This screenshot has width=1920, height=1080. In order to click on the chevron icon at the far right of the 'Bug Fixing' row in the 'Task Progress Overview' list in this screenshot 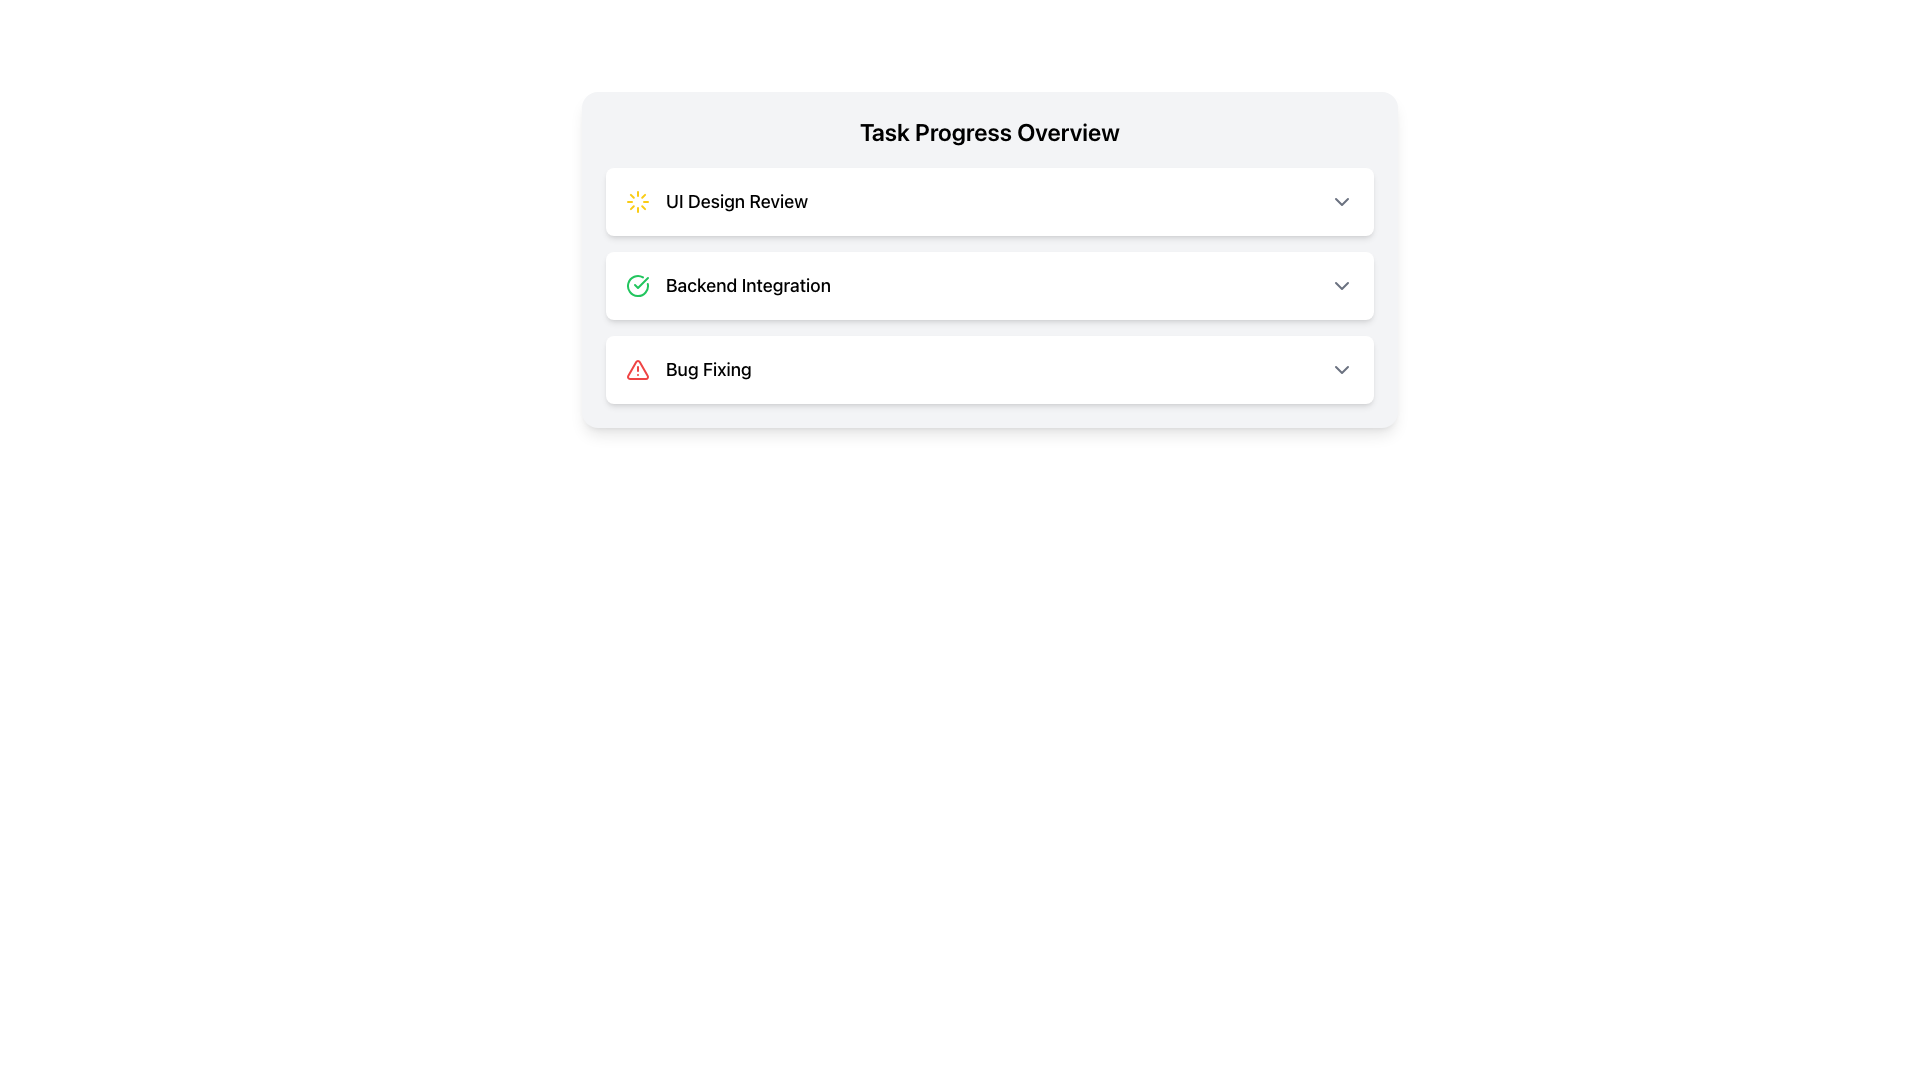, I will do `click(1342, 370)`.